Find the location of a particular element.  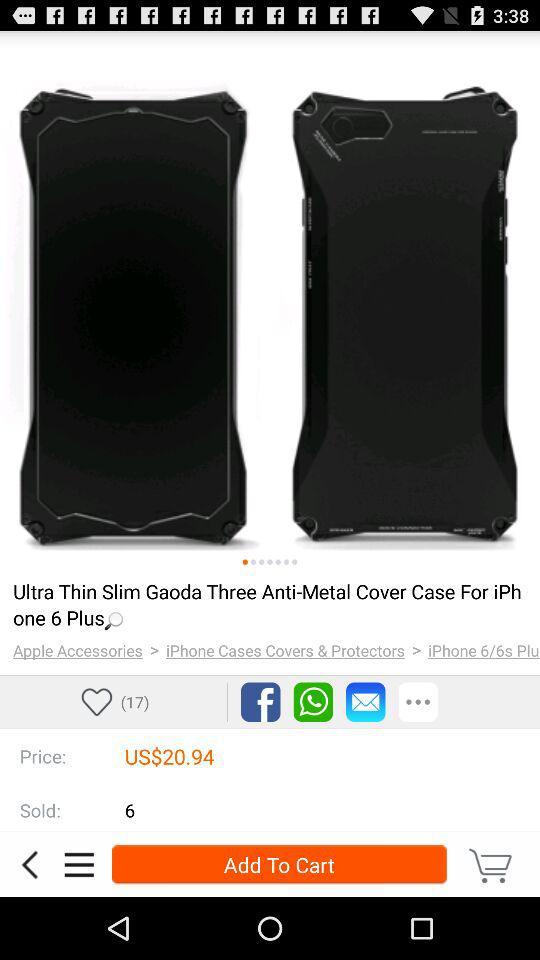

menu section is located at coordinates (78, 863).